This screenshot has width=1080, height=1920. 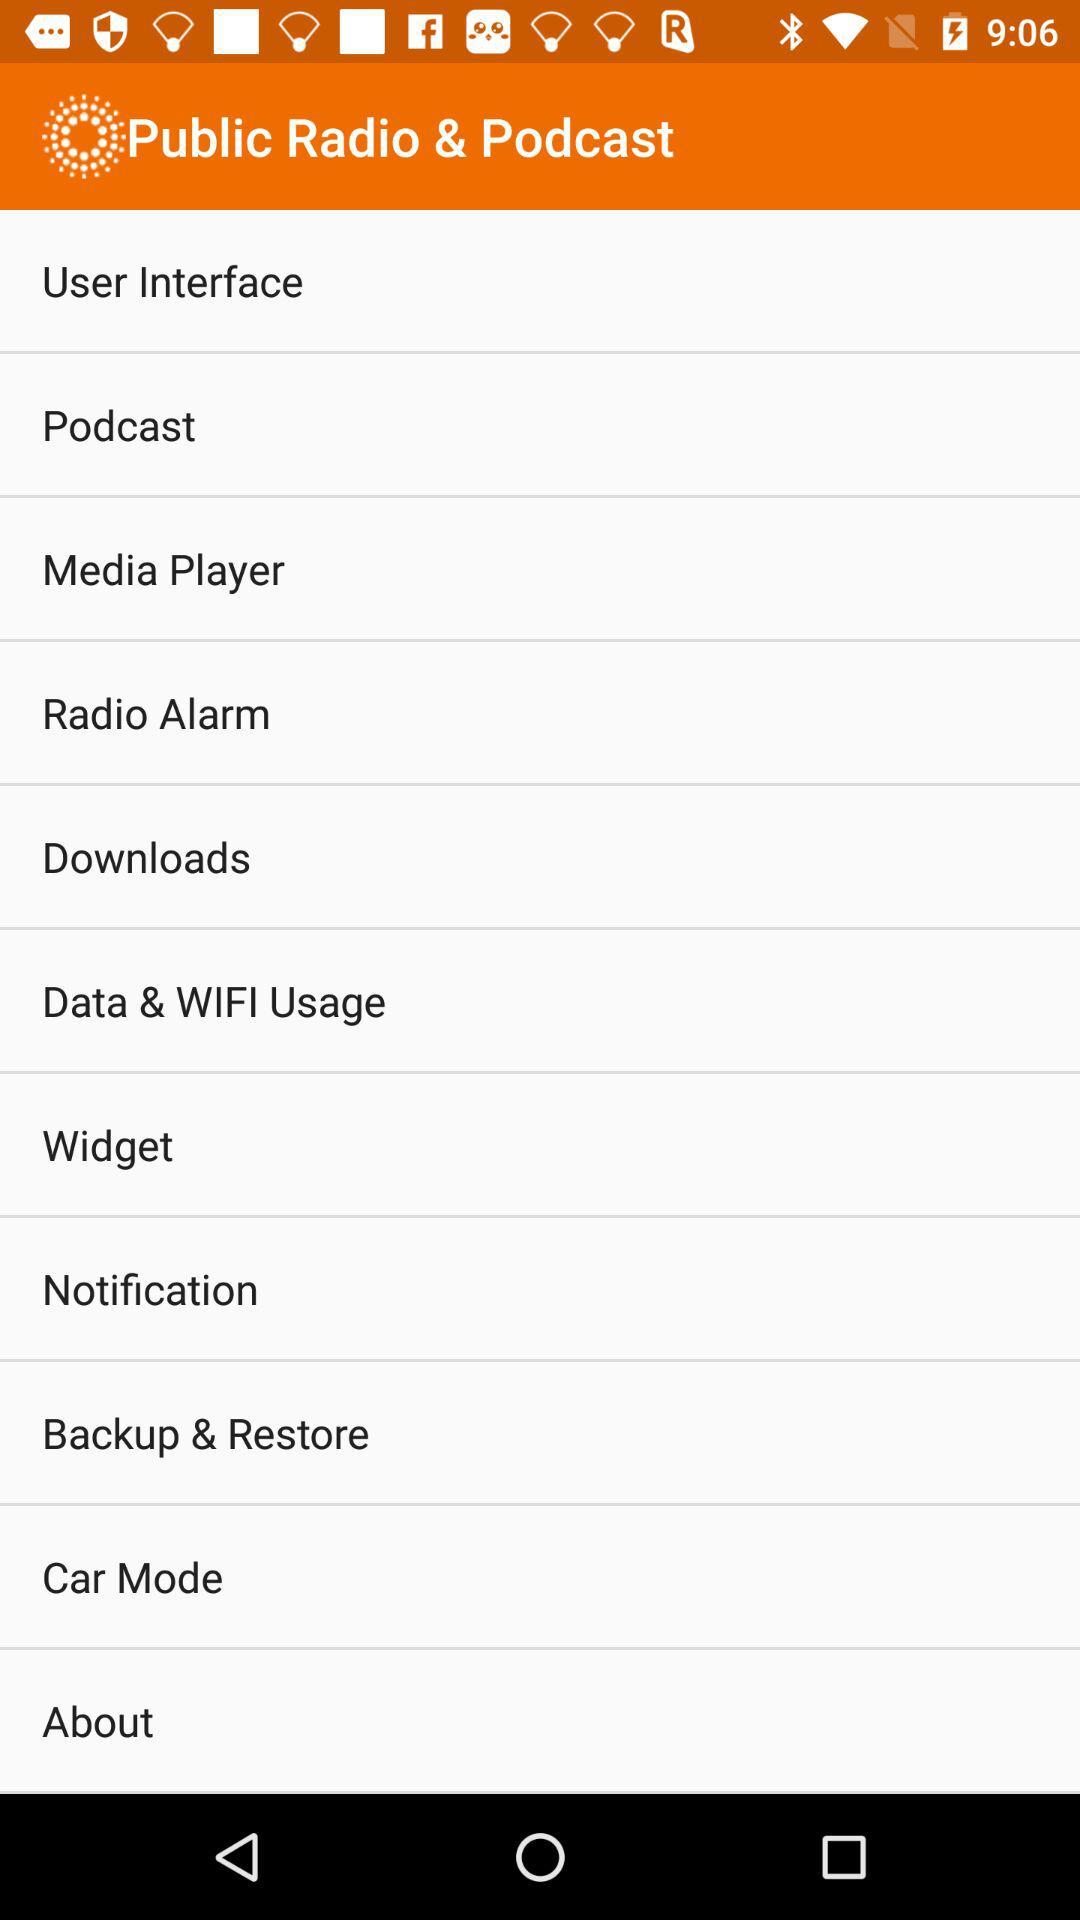 What do you see at coordinates (214, 1000) in the screenshot?
I see `app above widget item` at bounding box center [214, 1000].